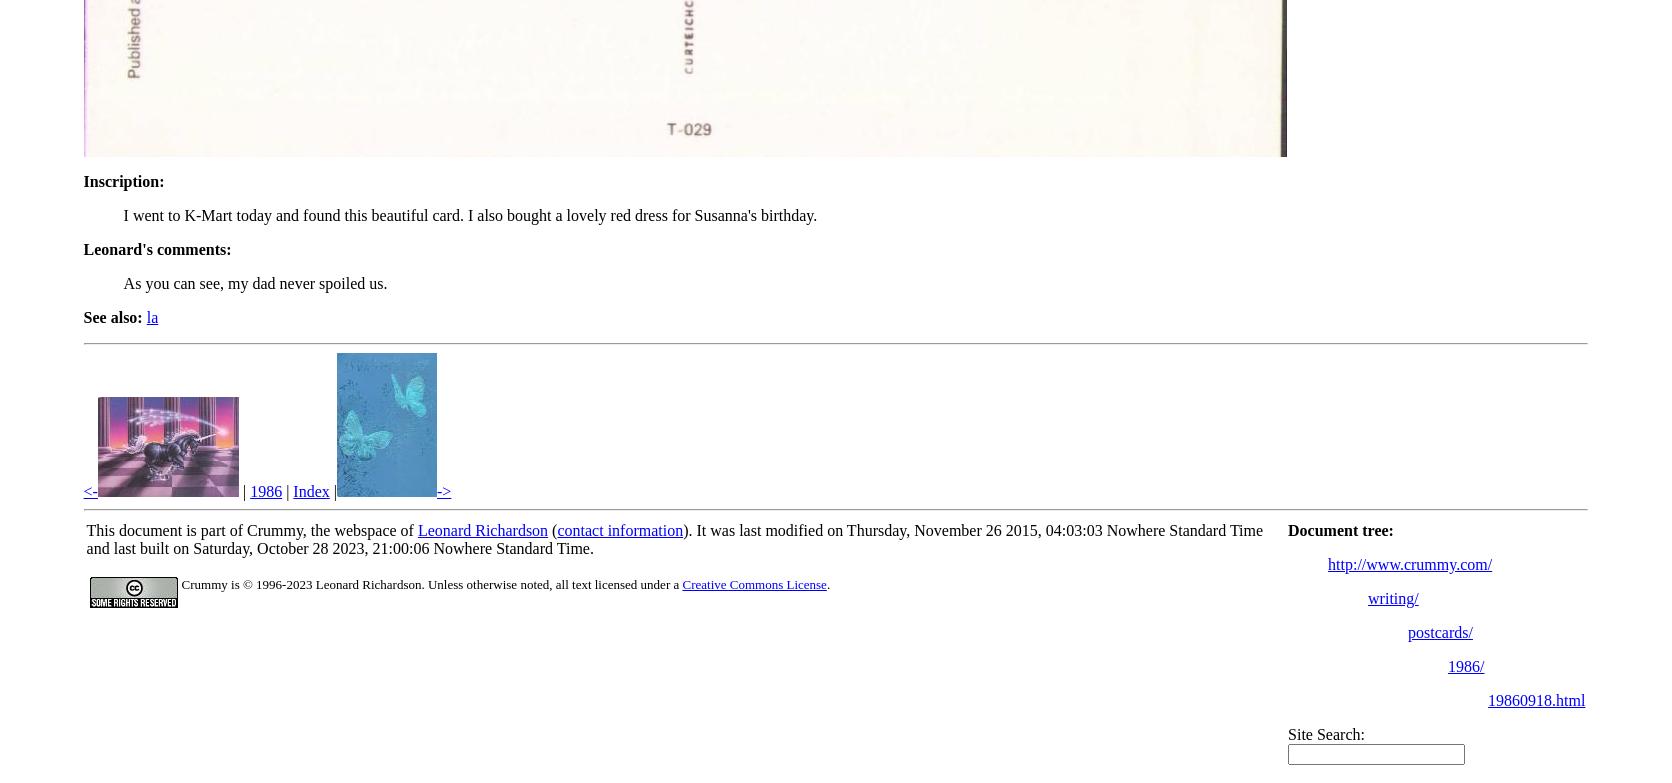  What do you see at coordinates (555, 529) in the screenshot?
I see `'contact information'` at bounding box center [555, 529].